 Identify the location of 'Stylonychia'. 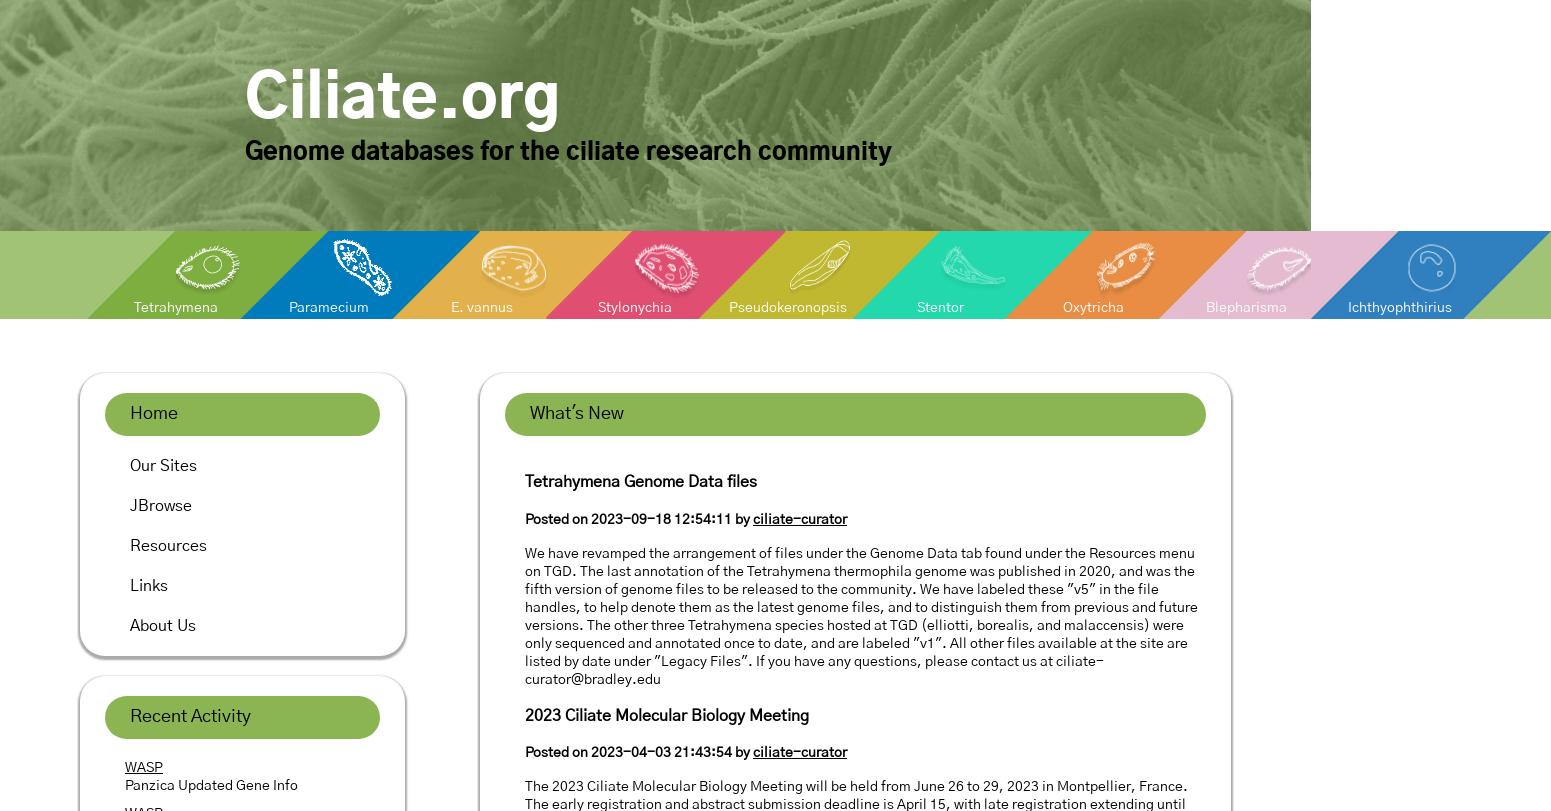
(633, 308).